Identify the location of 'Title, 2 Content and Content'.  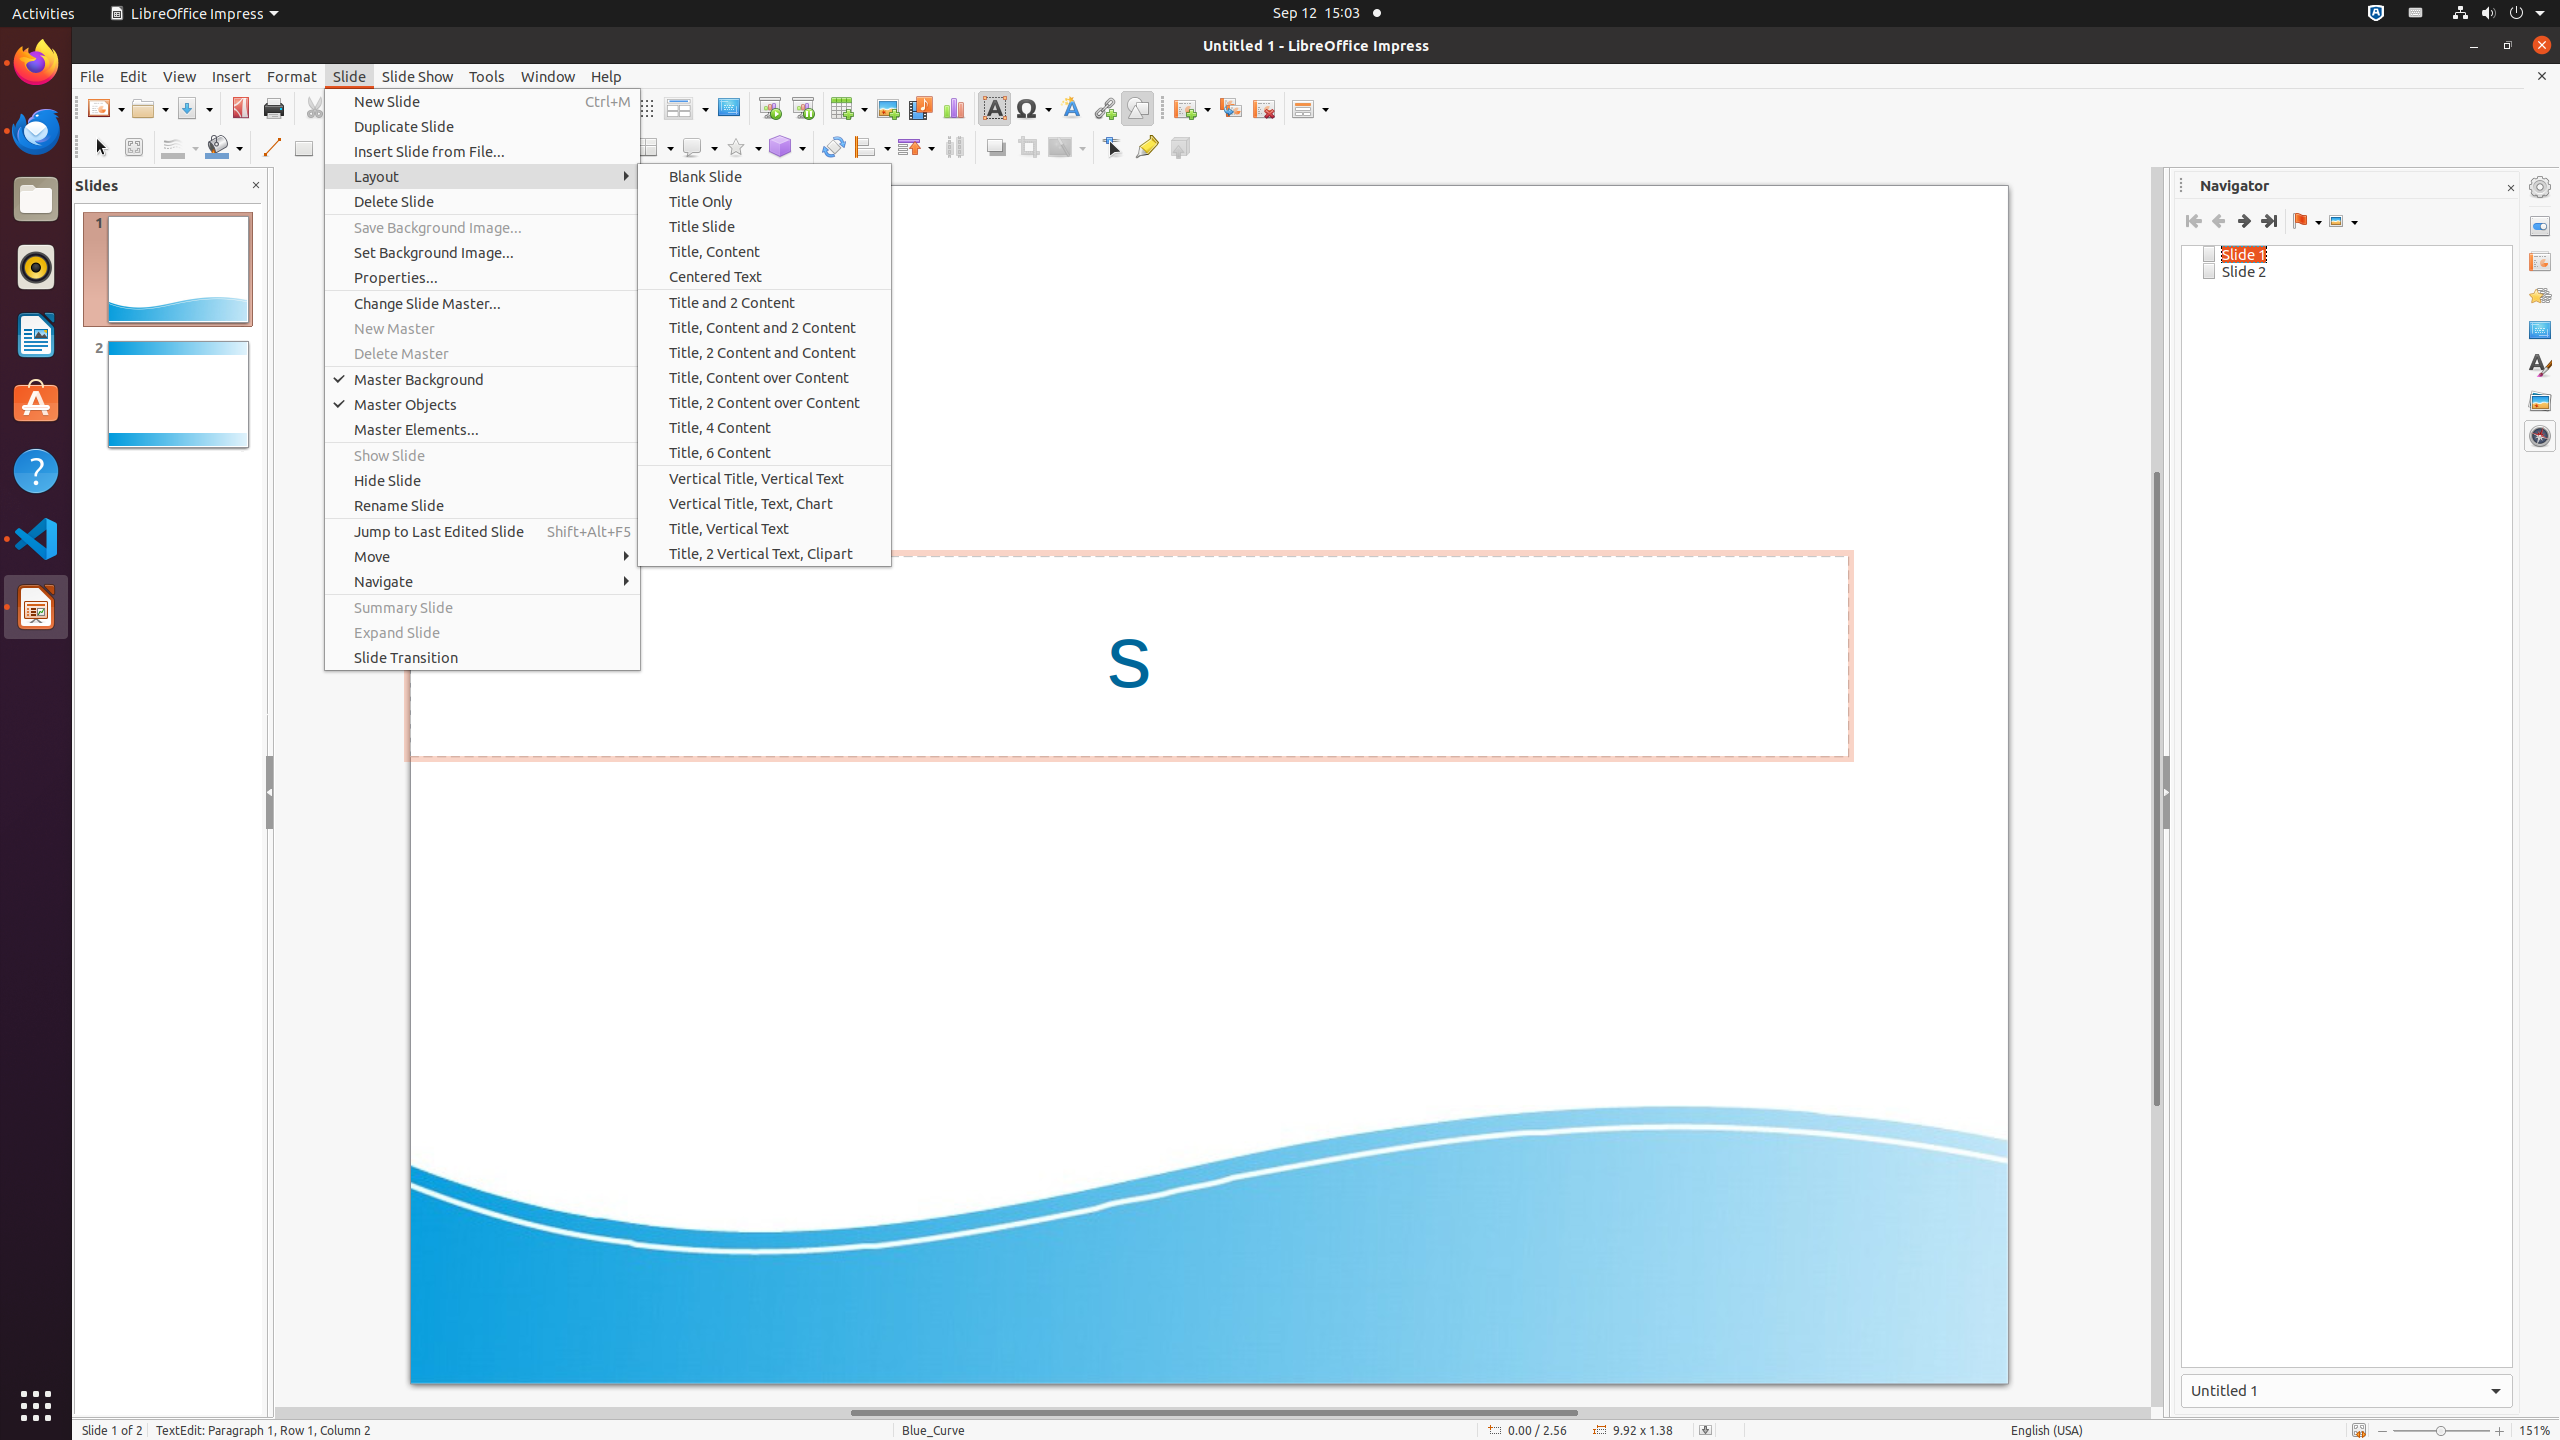
(763, 352).